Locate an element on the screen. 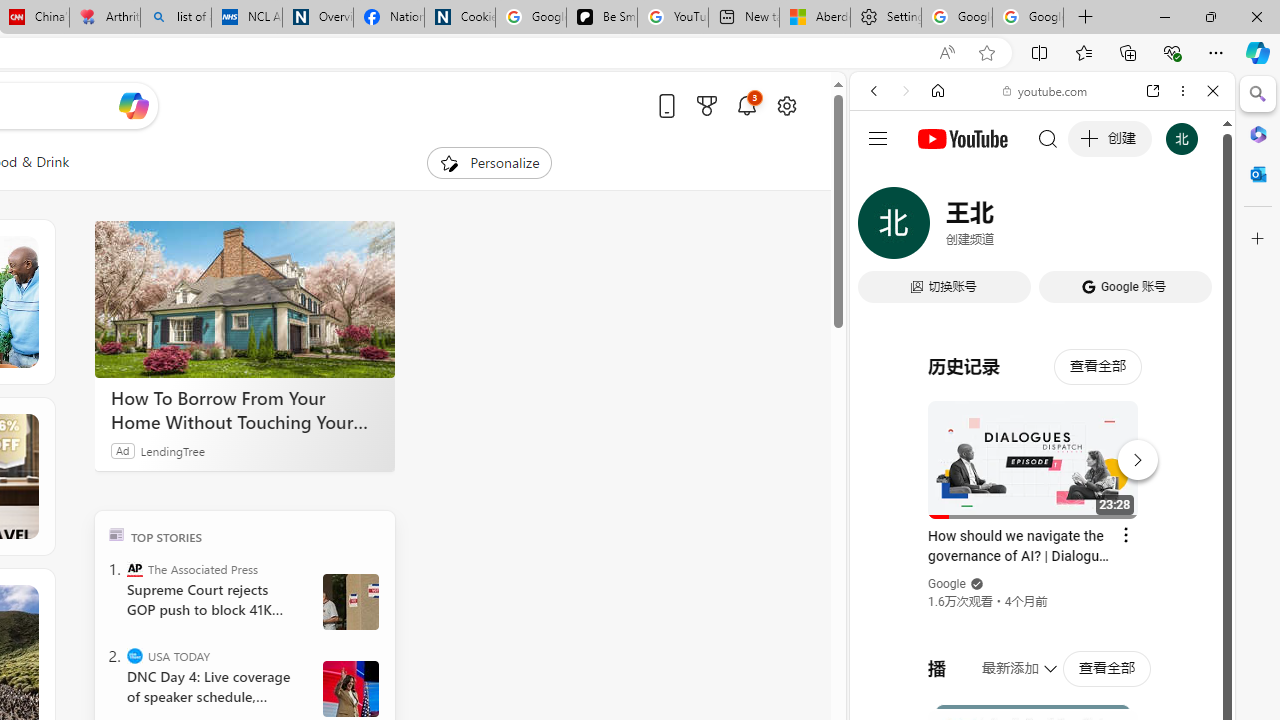  'The Associated Press' is located at coordinates (134, 568).